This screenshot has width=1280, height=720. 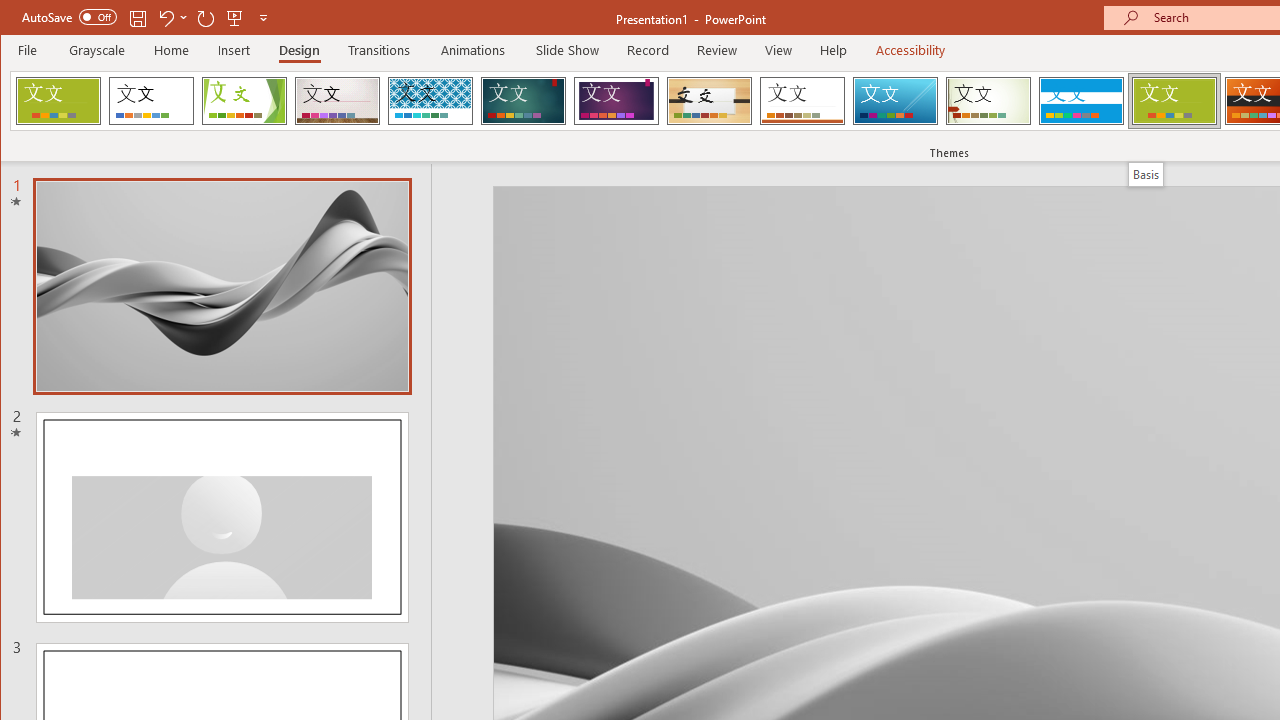 What do you see at coordinates (429, 100) in the screenshot?
I see `'Integral'` at bounding box center [429, 100].